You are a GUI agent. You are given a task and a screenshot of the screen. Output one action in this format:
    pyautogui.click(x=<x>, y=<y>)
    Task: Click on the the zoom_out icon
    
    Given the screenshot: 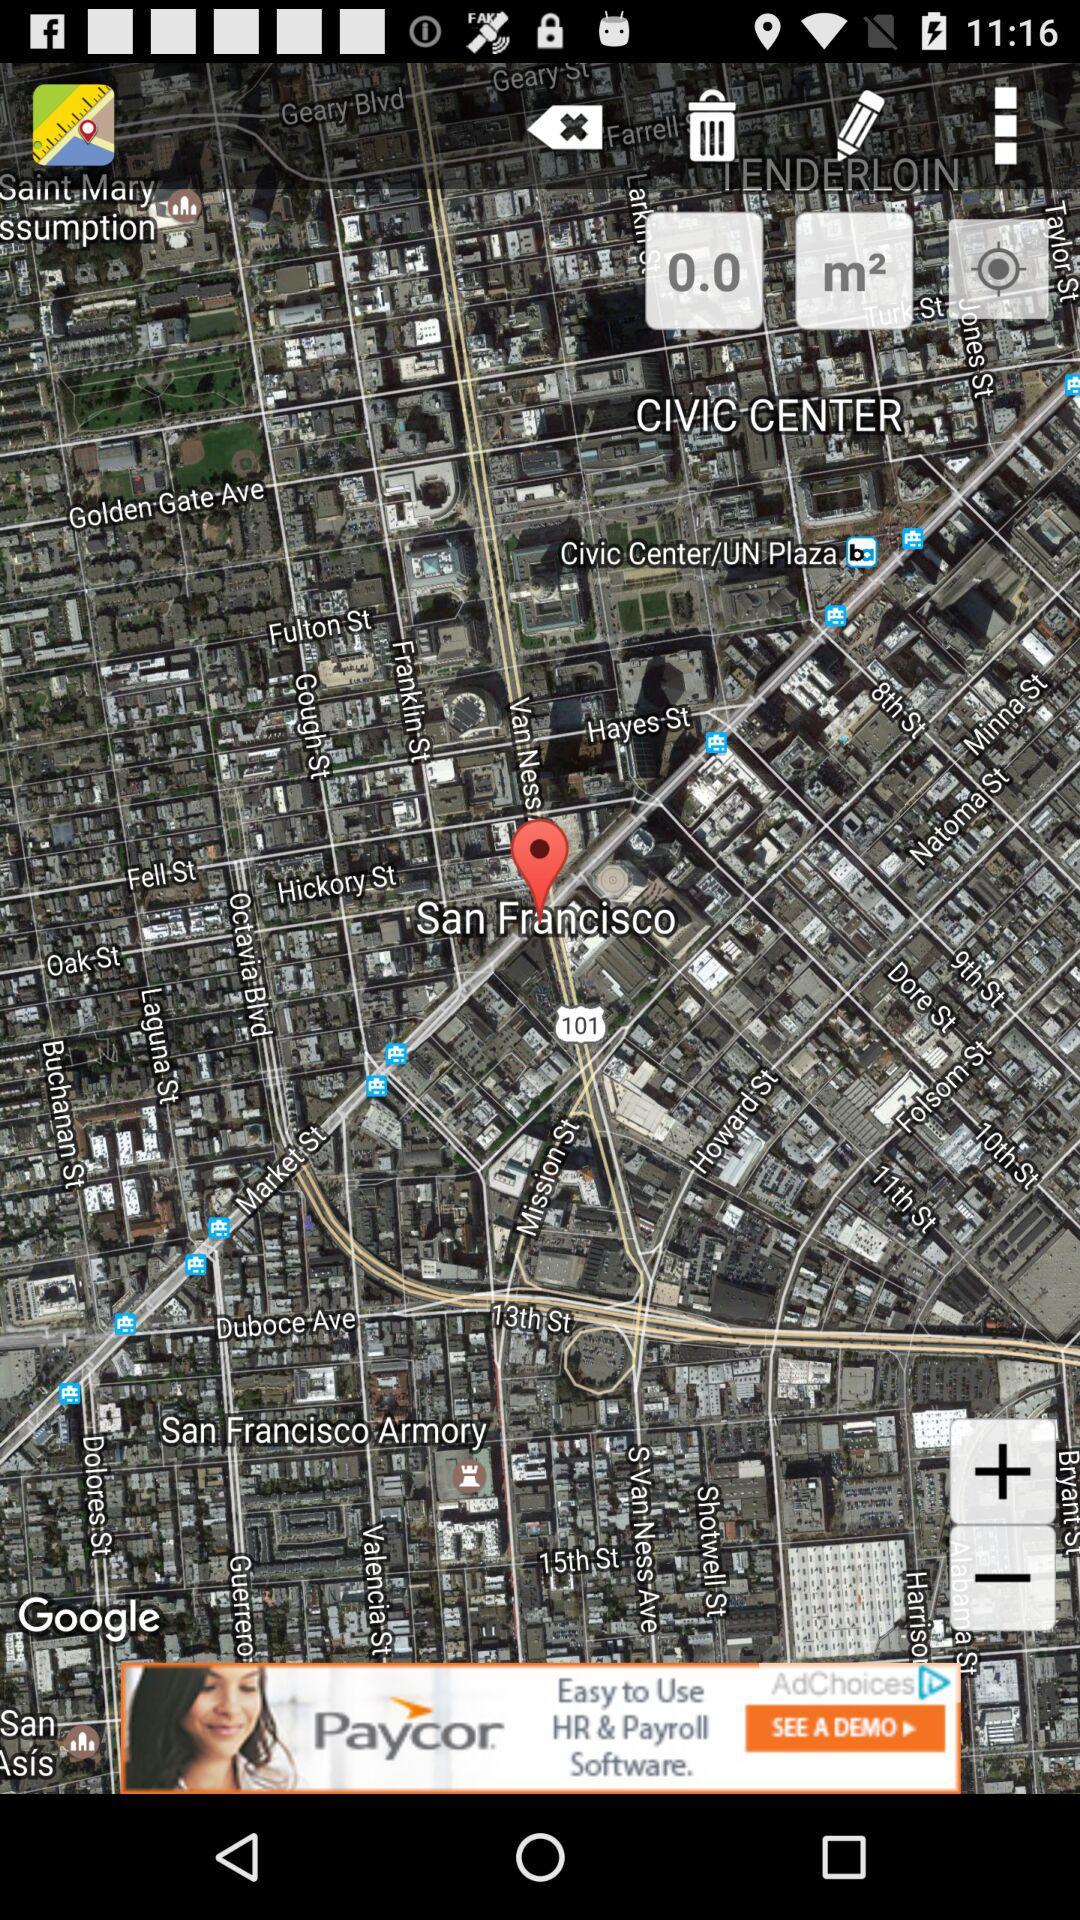 What is the action you would take?
    pyautogui.click(x=1002, y=1687)
    